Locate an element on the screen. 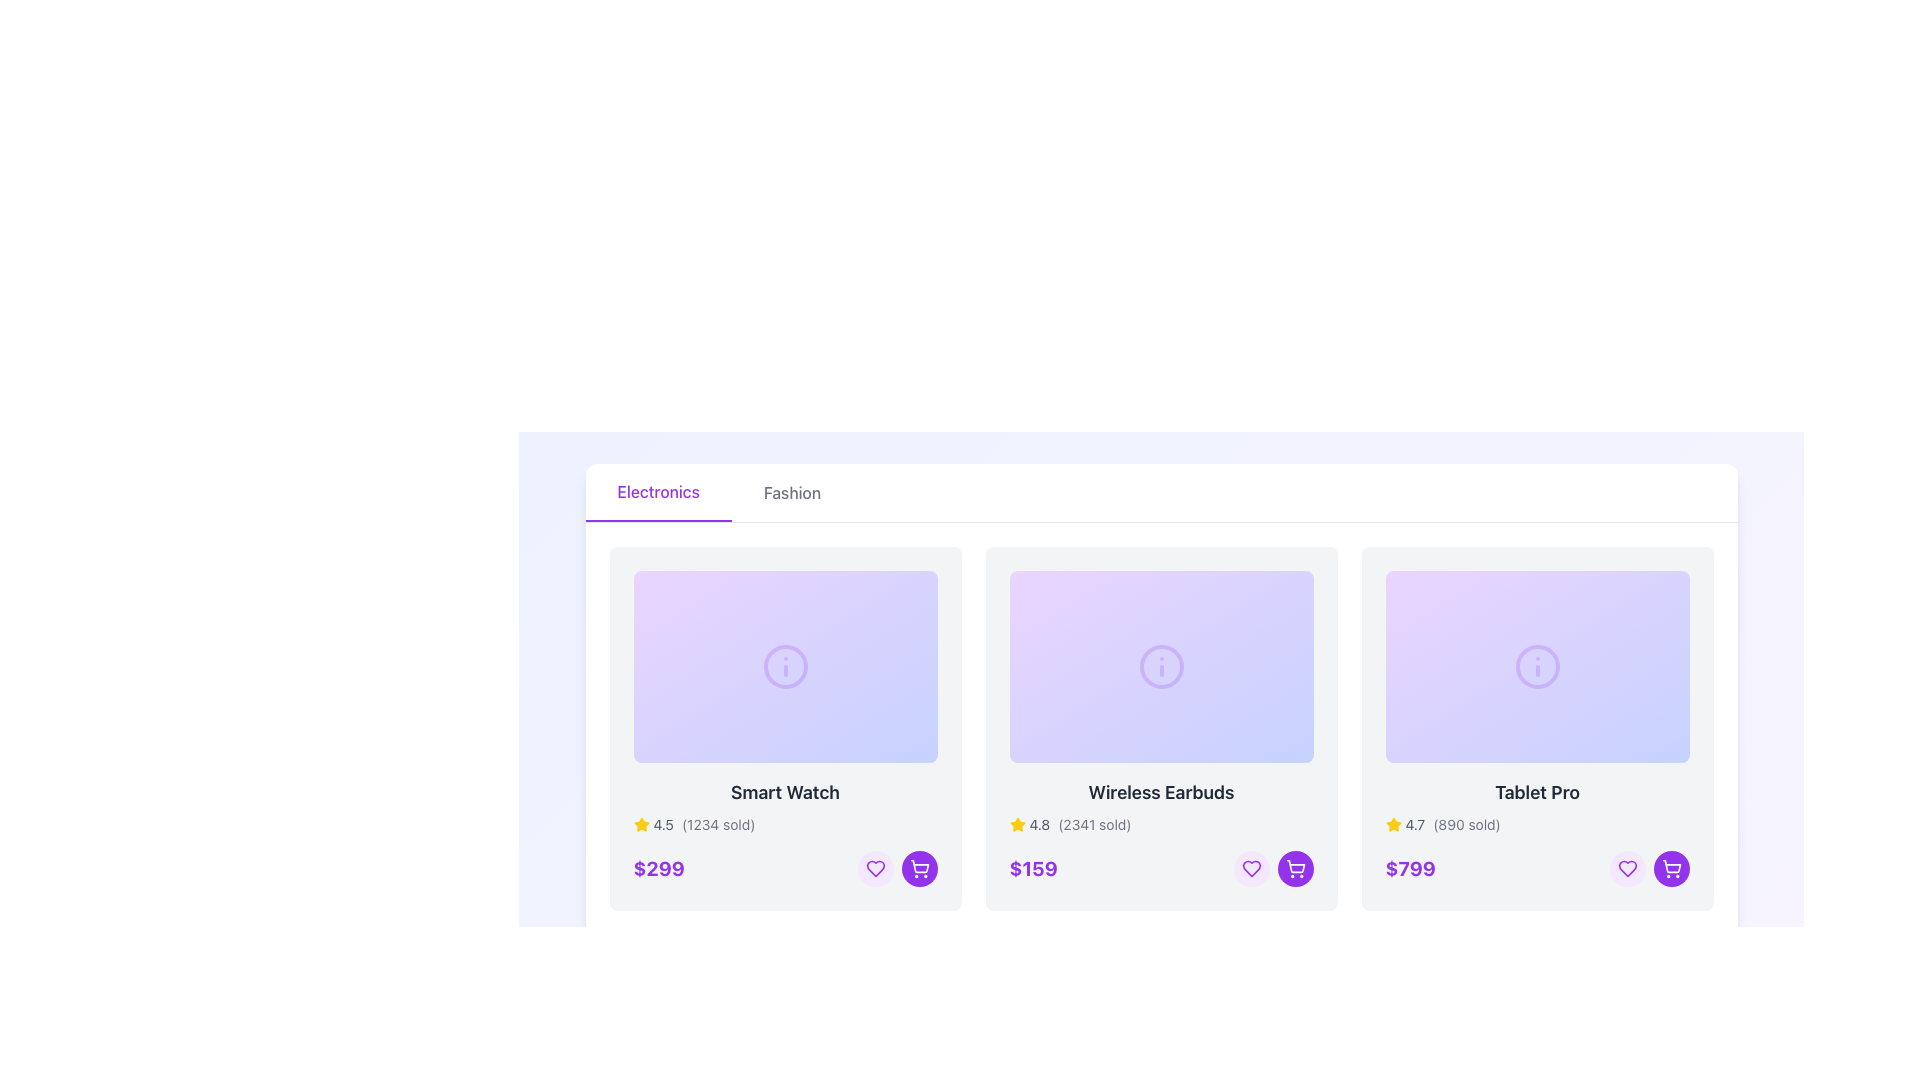 The height and width of the screenshot is (1080, 1920). the interactive button group located at the bottom-right corner of the product card, next to the price ($299) and beneath the product description (Smart Watch) is located at coordinates (896, 867).